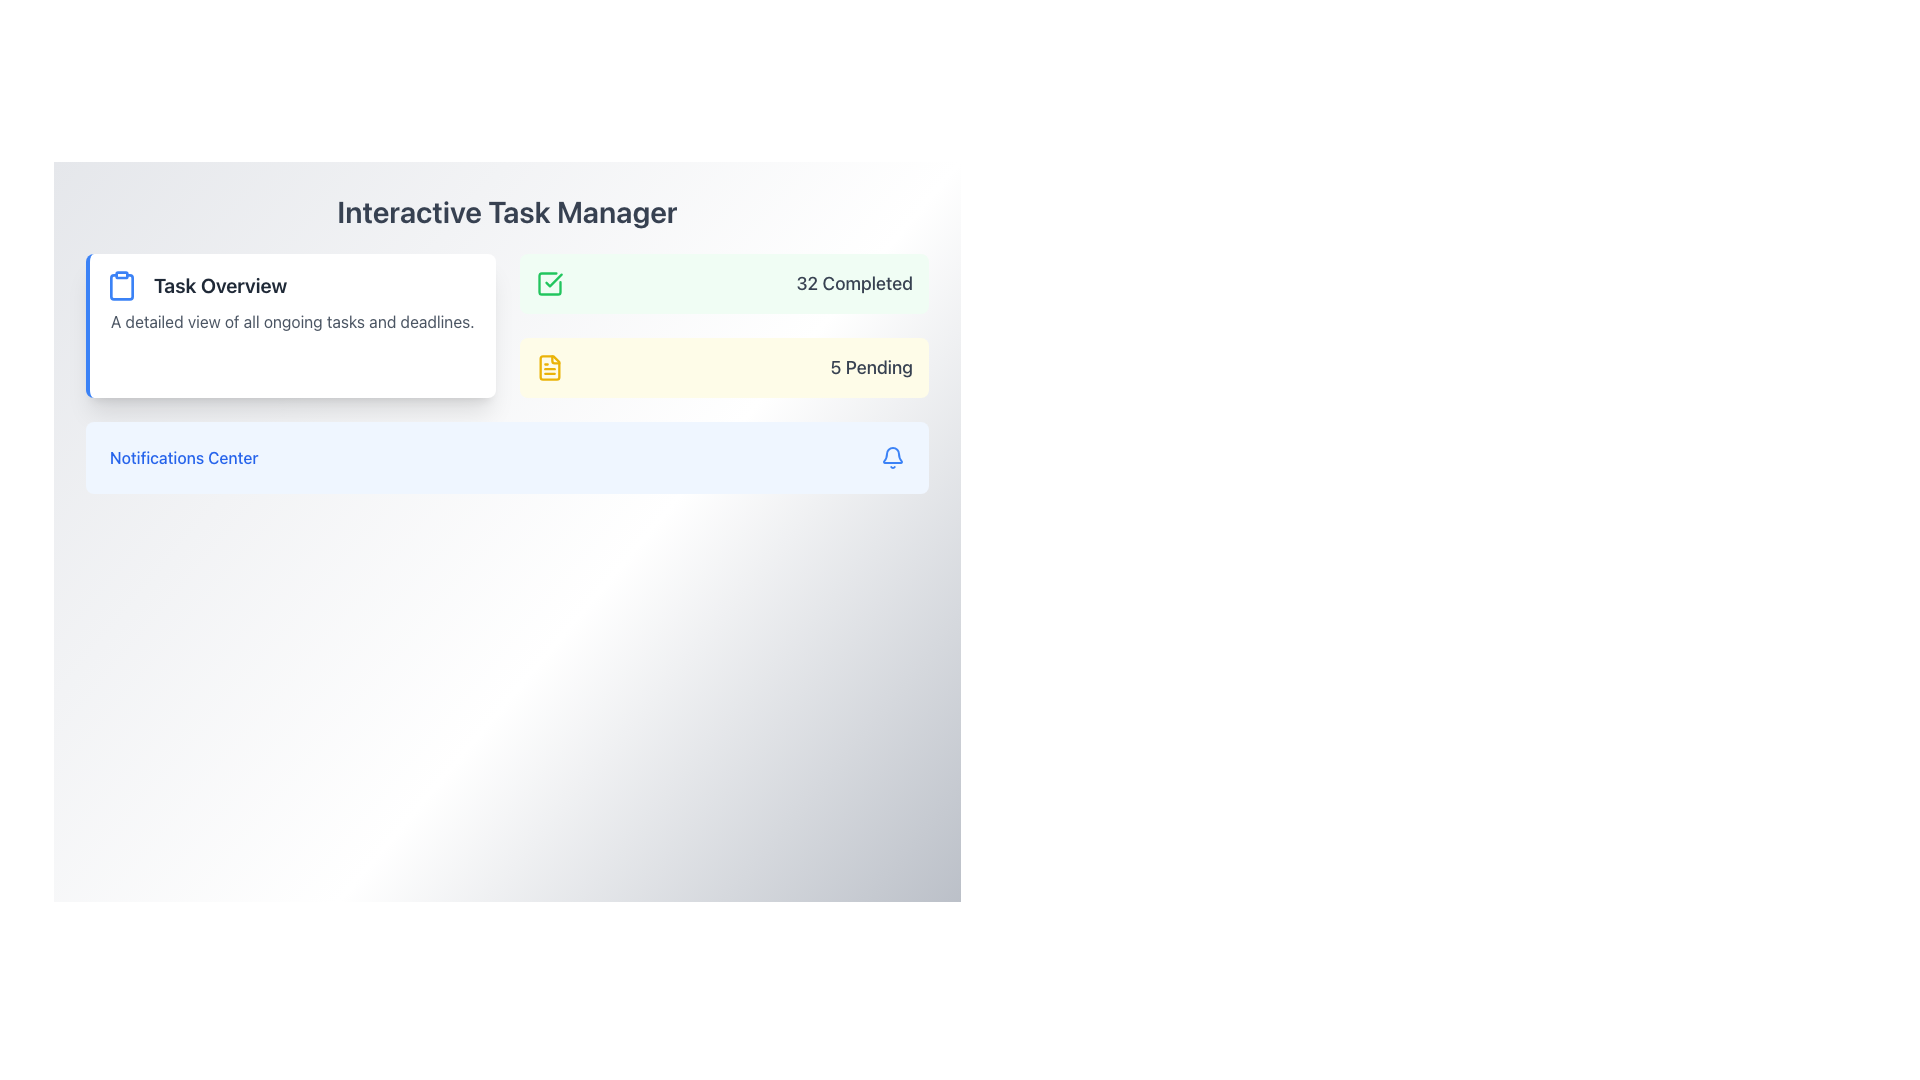  What do you see at coordinates (549, 367) in the screenshot?
I see `the icon representing the document associated with the '5 Pending' status` at bounding box center [549, 367].